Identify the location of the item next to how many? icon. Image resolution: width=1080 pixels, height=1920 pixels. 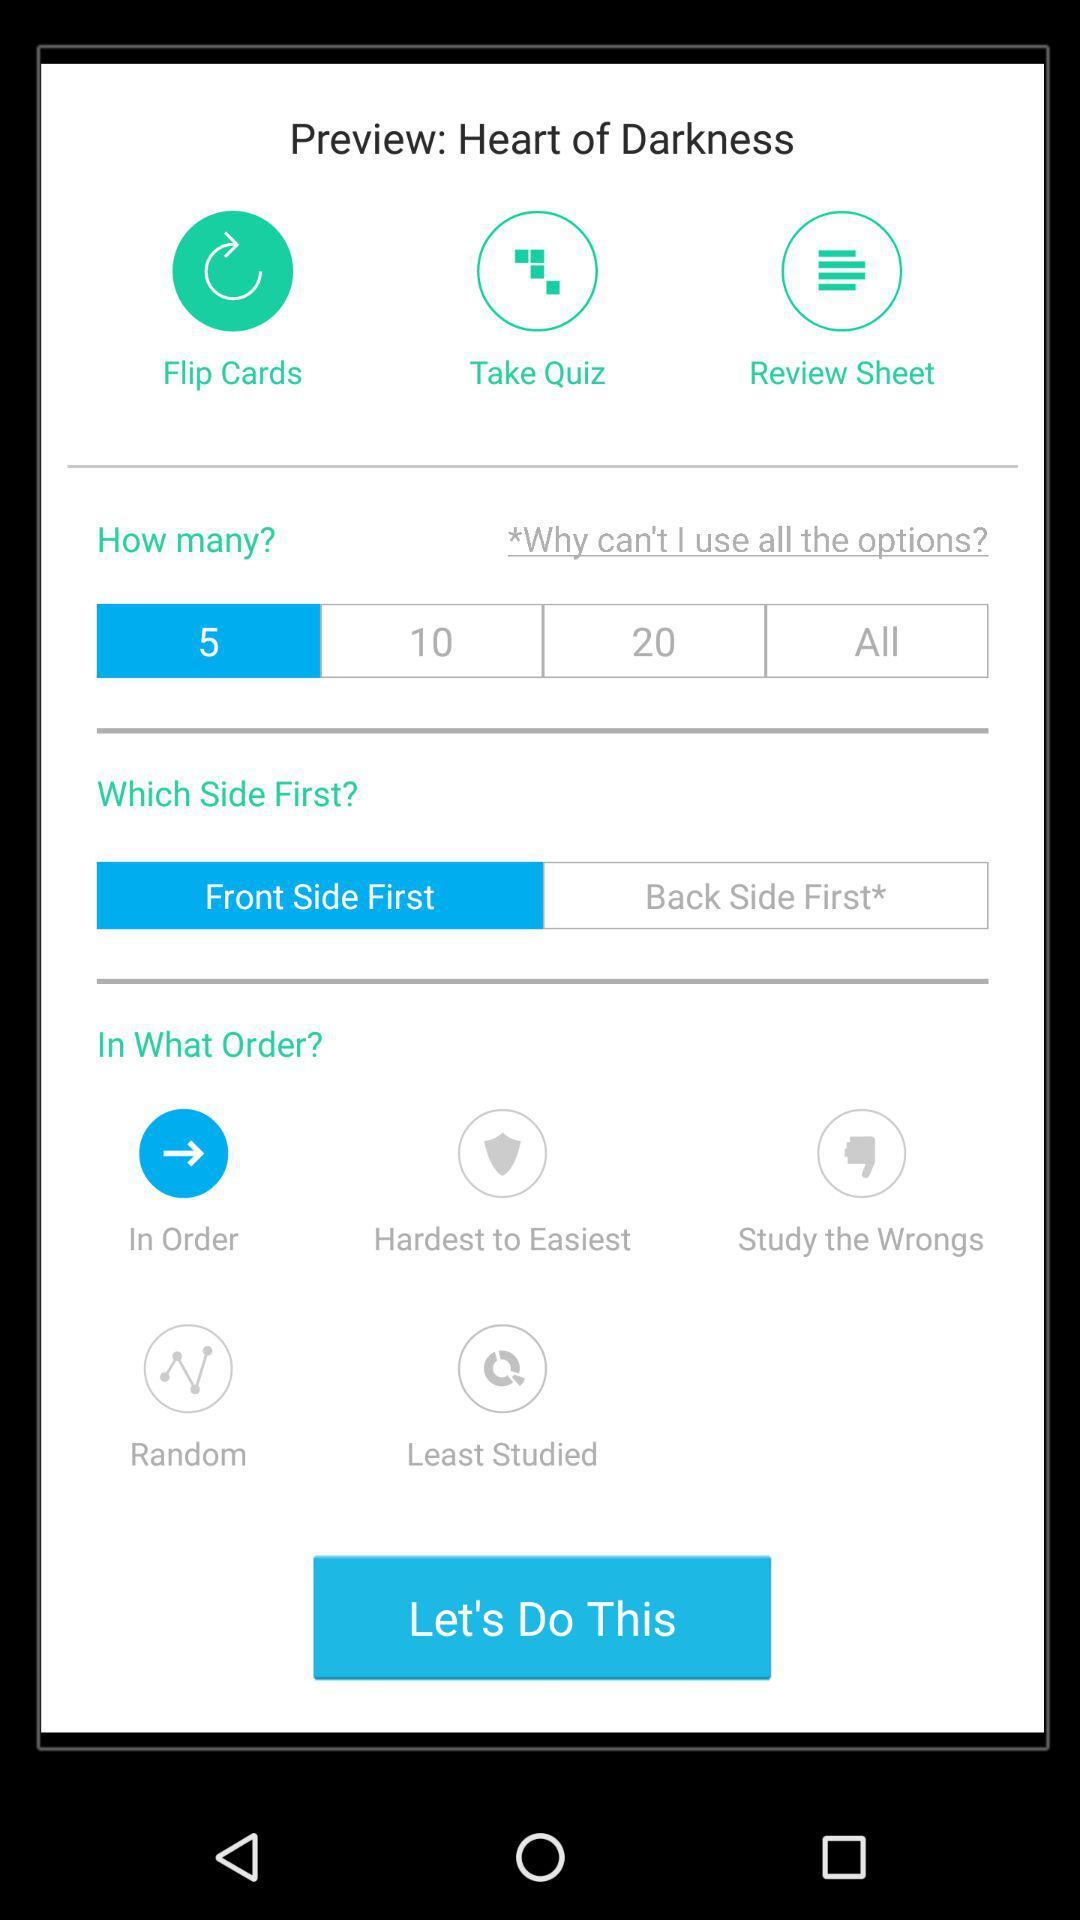
(640, 538).